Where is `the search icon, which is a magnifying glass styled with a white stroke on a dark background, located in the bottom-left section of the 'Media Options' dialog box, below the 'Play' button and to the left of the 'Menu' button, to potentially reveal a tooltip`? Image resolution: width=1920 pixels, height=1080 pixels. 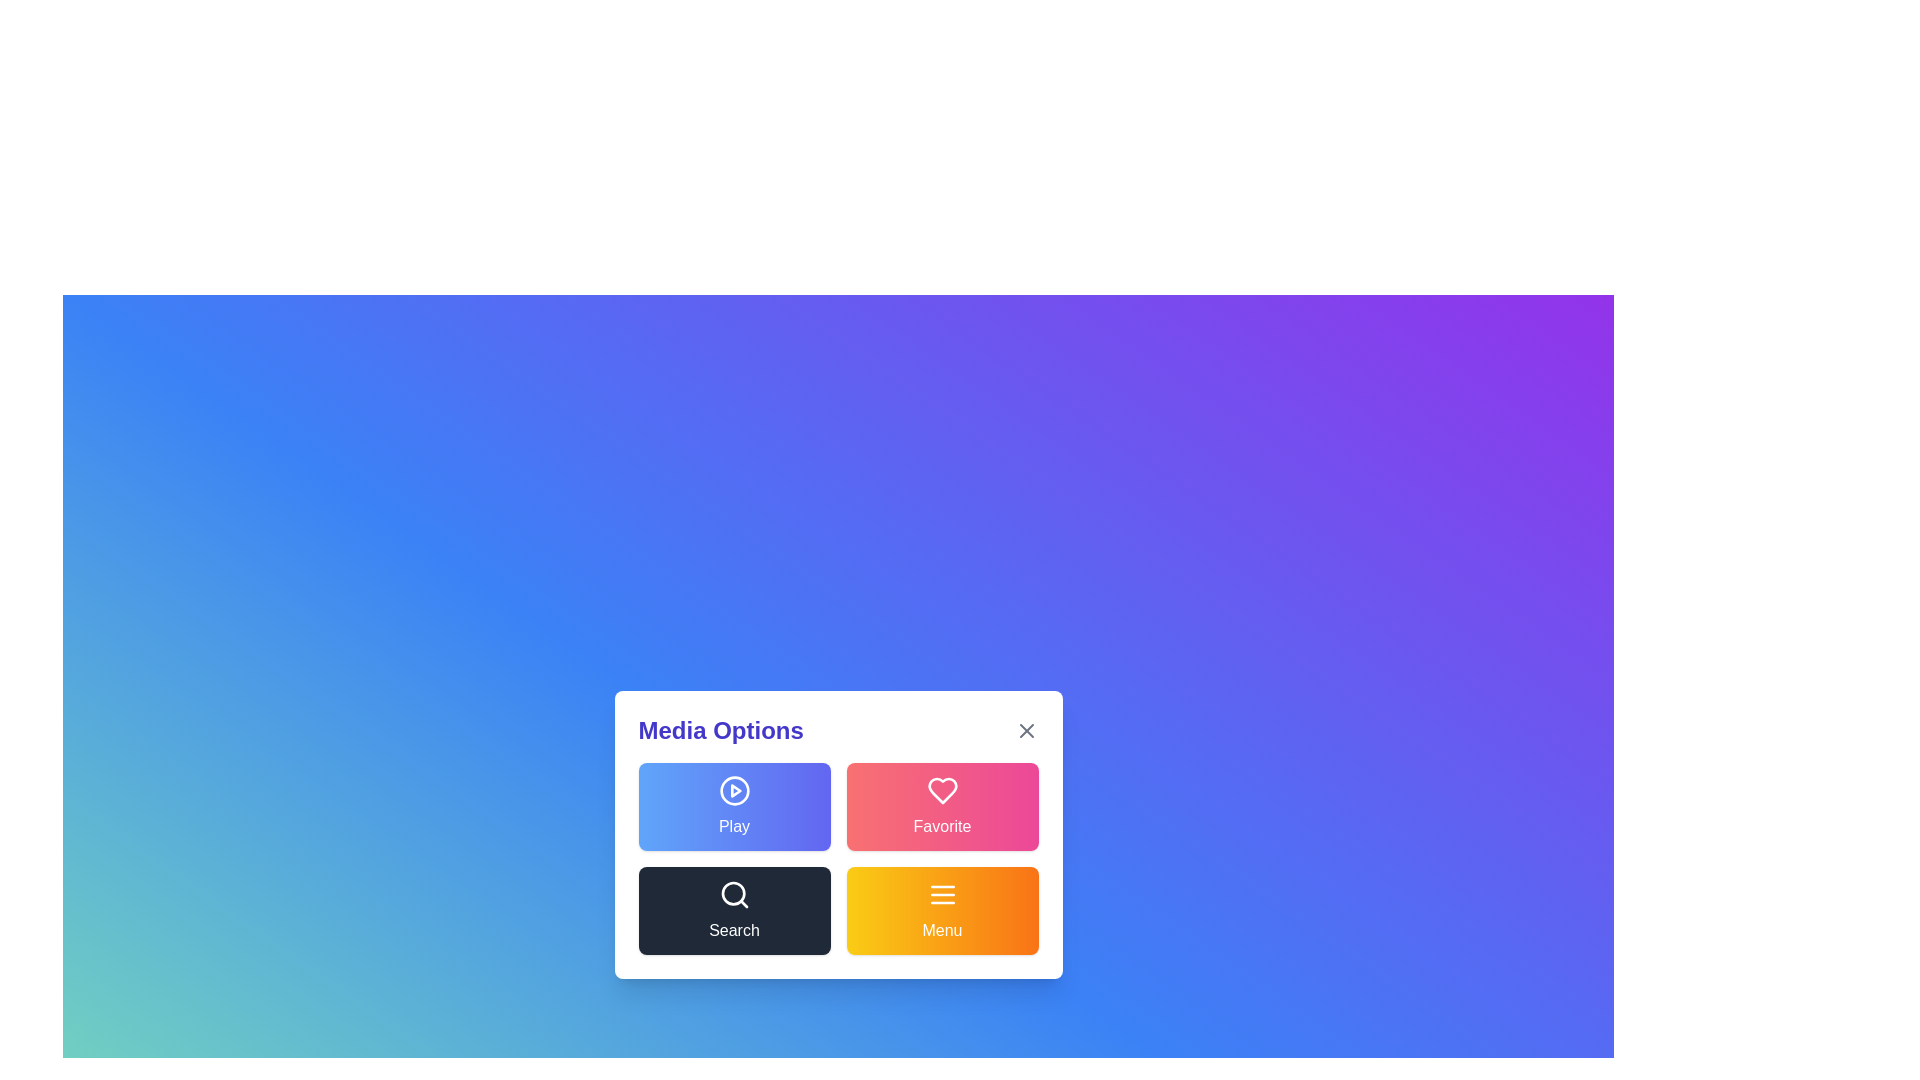
the search icon, which is a magnifying glass styled with a white stroke on a dark background, located in the bottom-left section of the 'Media Options' dialog box, below the 'Play' button and to the left of the 'Menu' button, to potentially reveal a tooltip is located at coordinates (733, 893).